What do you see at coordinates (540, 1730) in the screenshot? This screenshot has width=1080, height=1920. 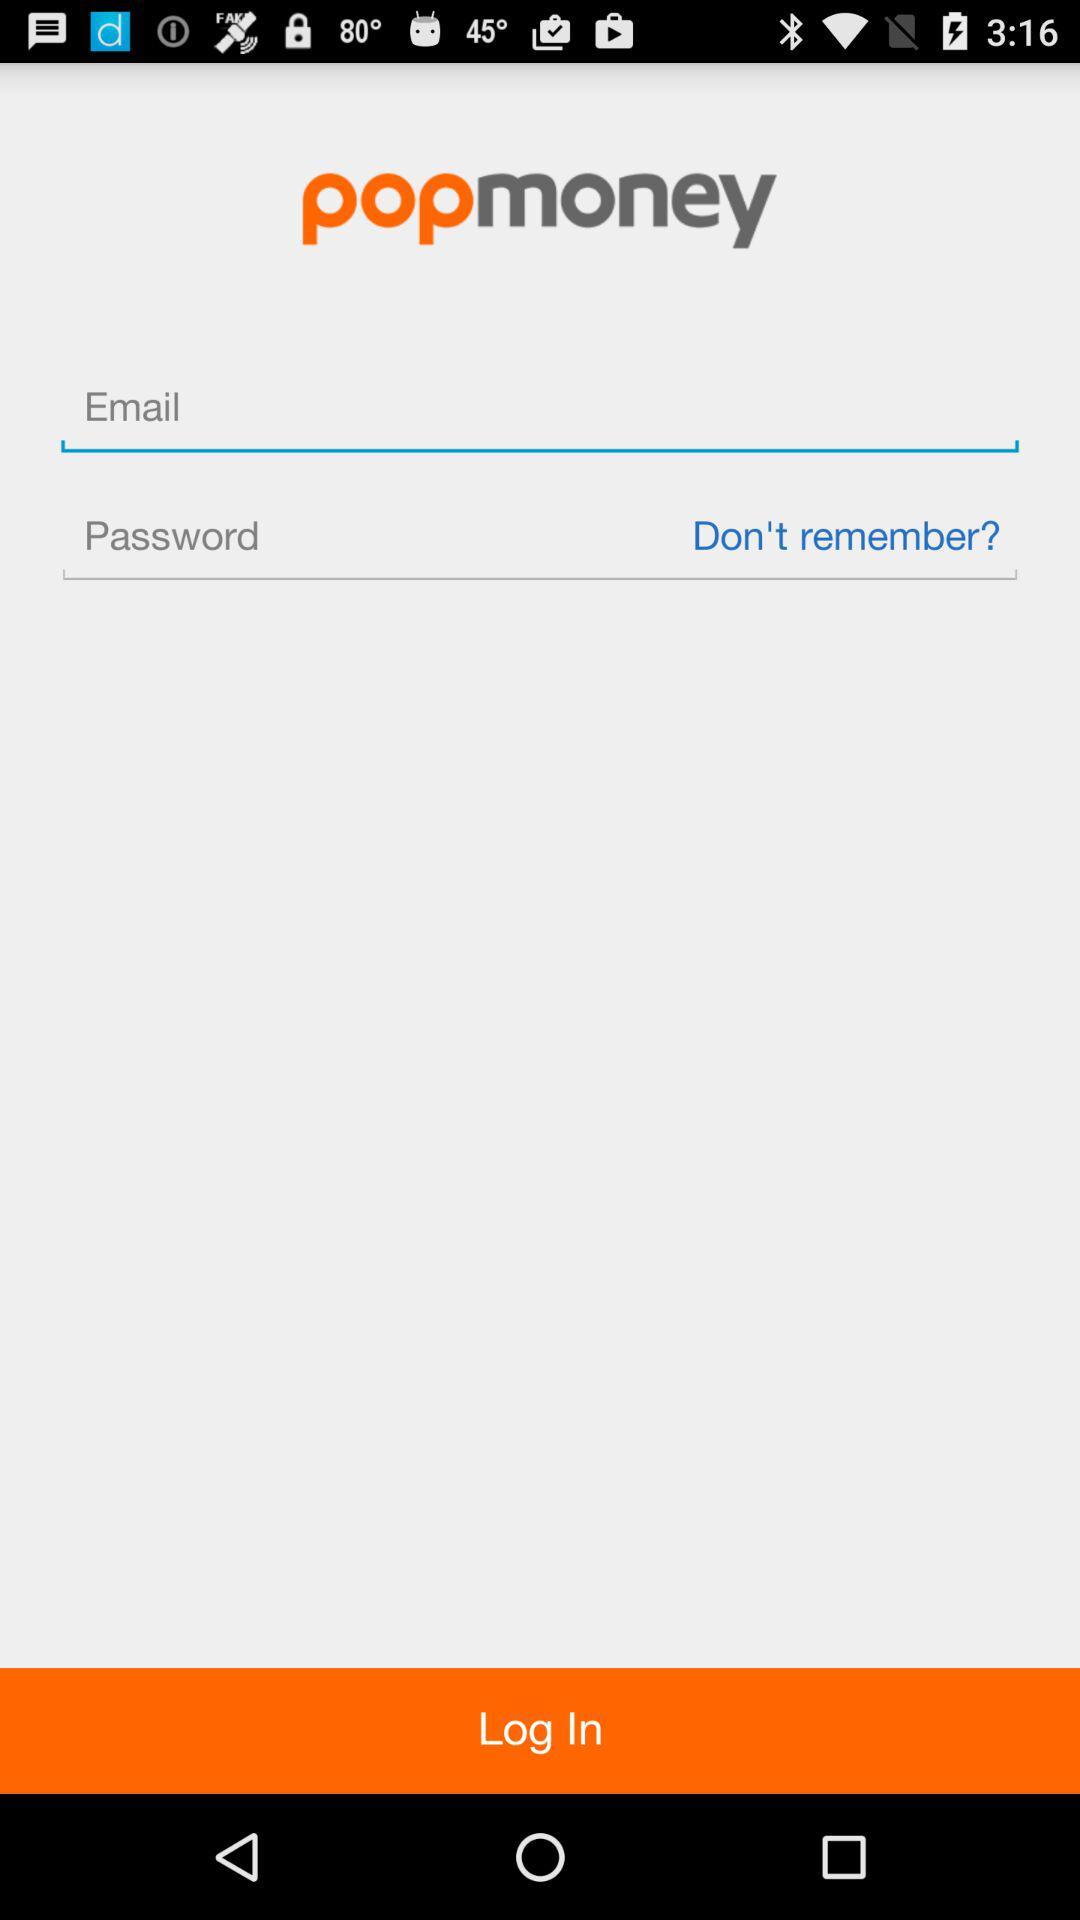 I see `the log in` at bounding box center [540, 1730].